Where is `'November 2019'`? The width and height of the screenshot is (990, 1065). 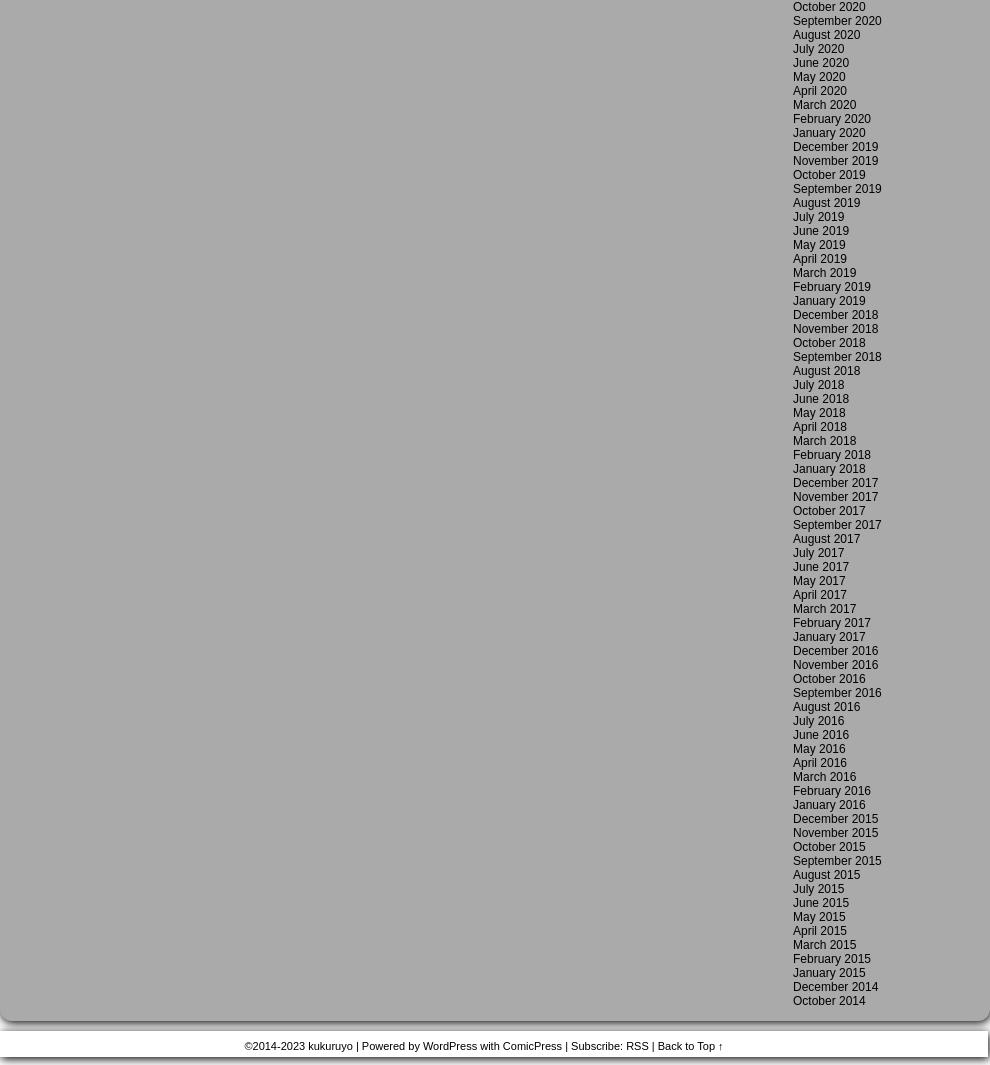 'November 2019' is located at coordinates (834, 160).